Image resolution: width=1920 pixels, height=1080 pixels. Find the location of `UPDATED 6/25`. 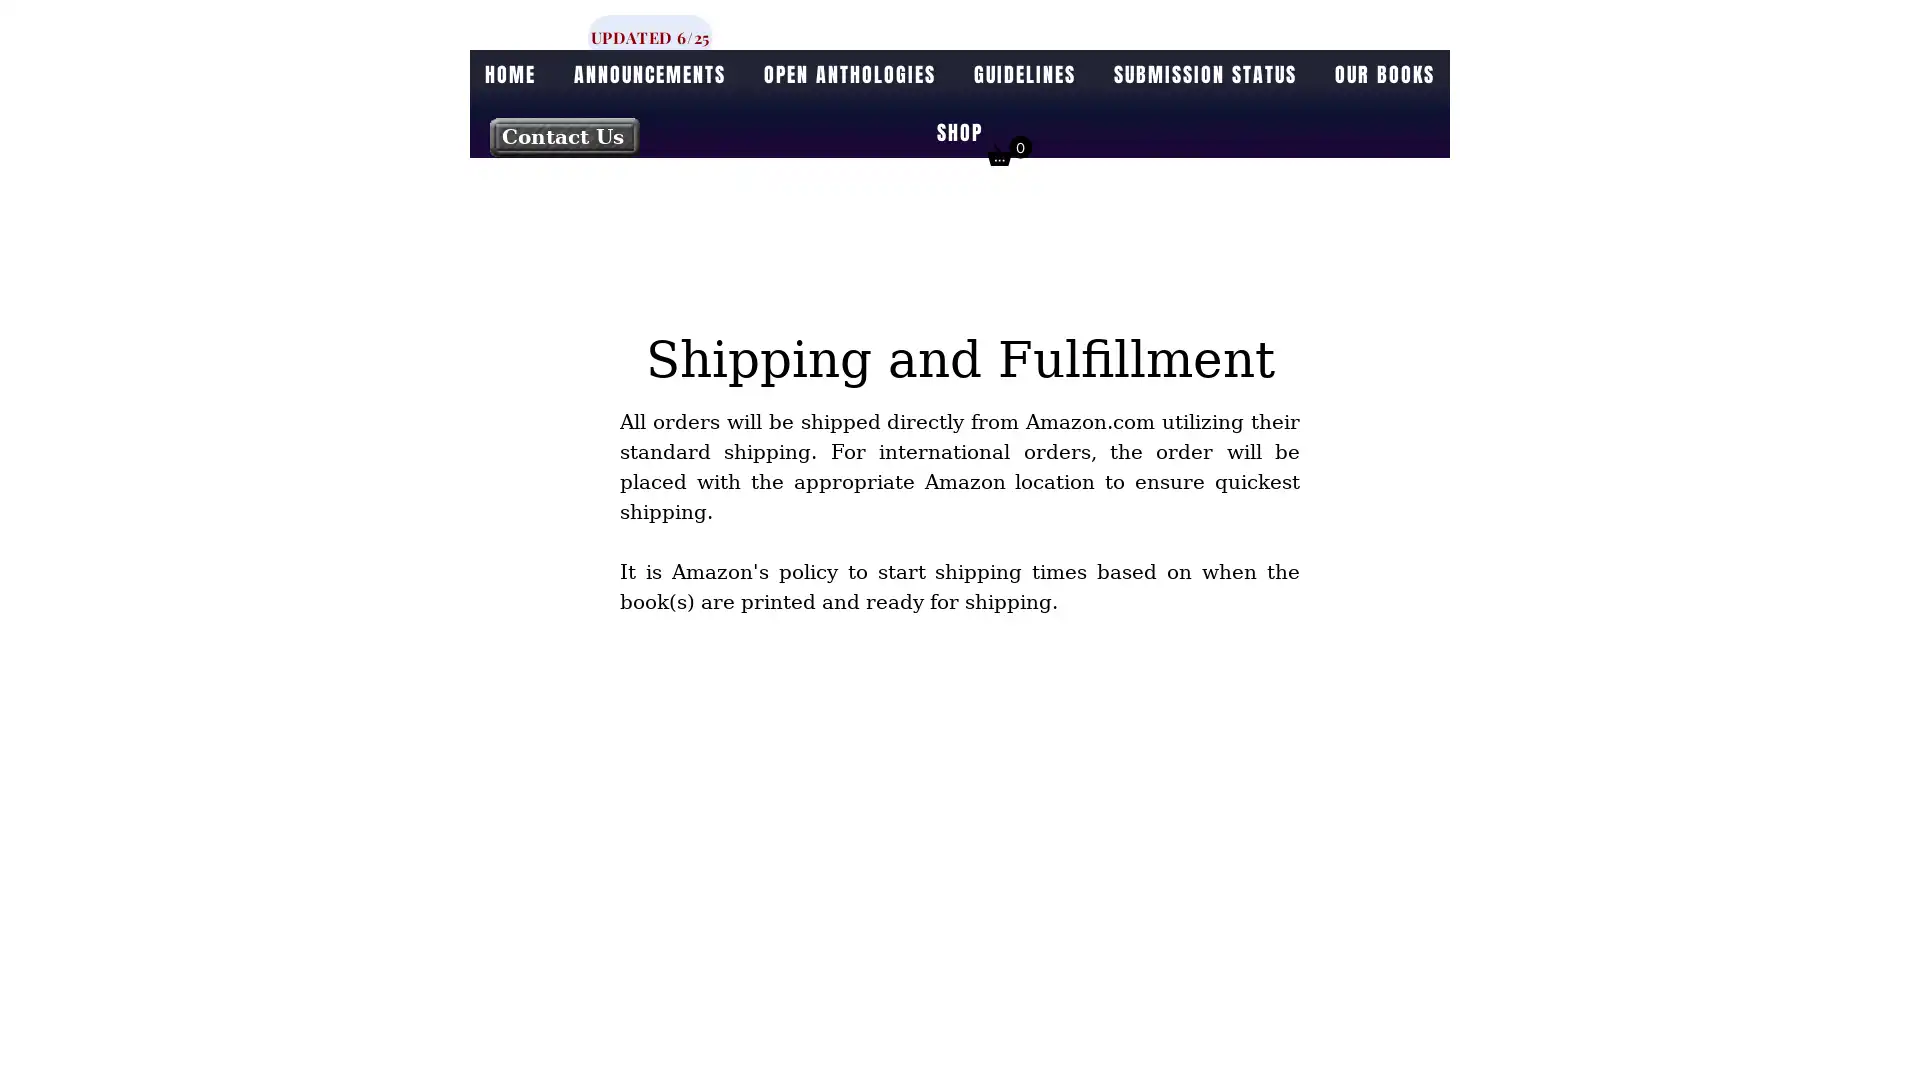

UPDATED 6/25 is located at coordinates (650, 37).